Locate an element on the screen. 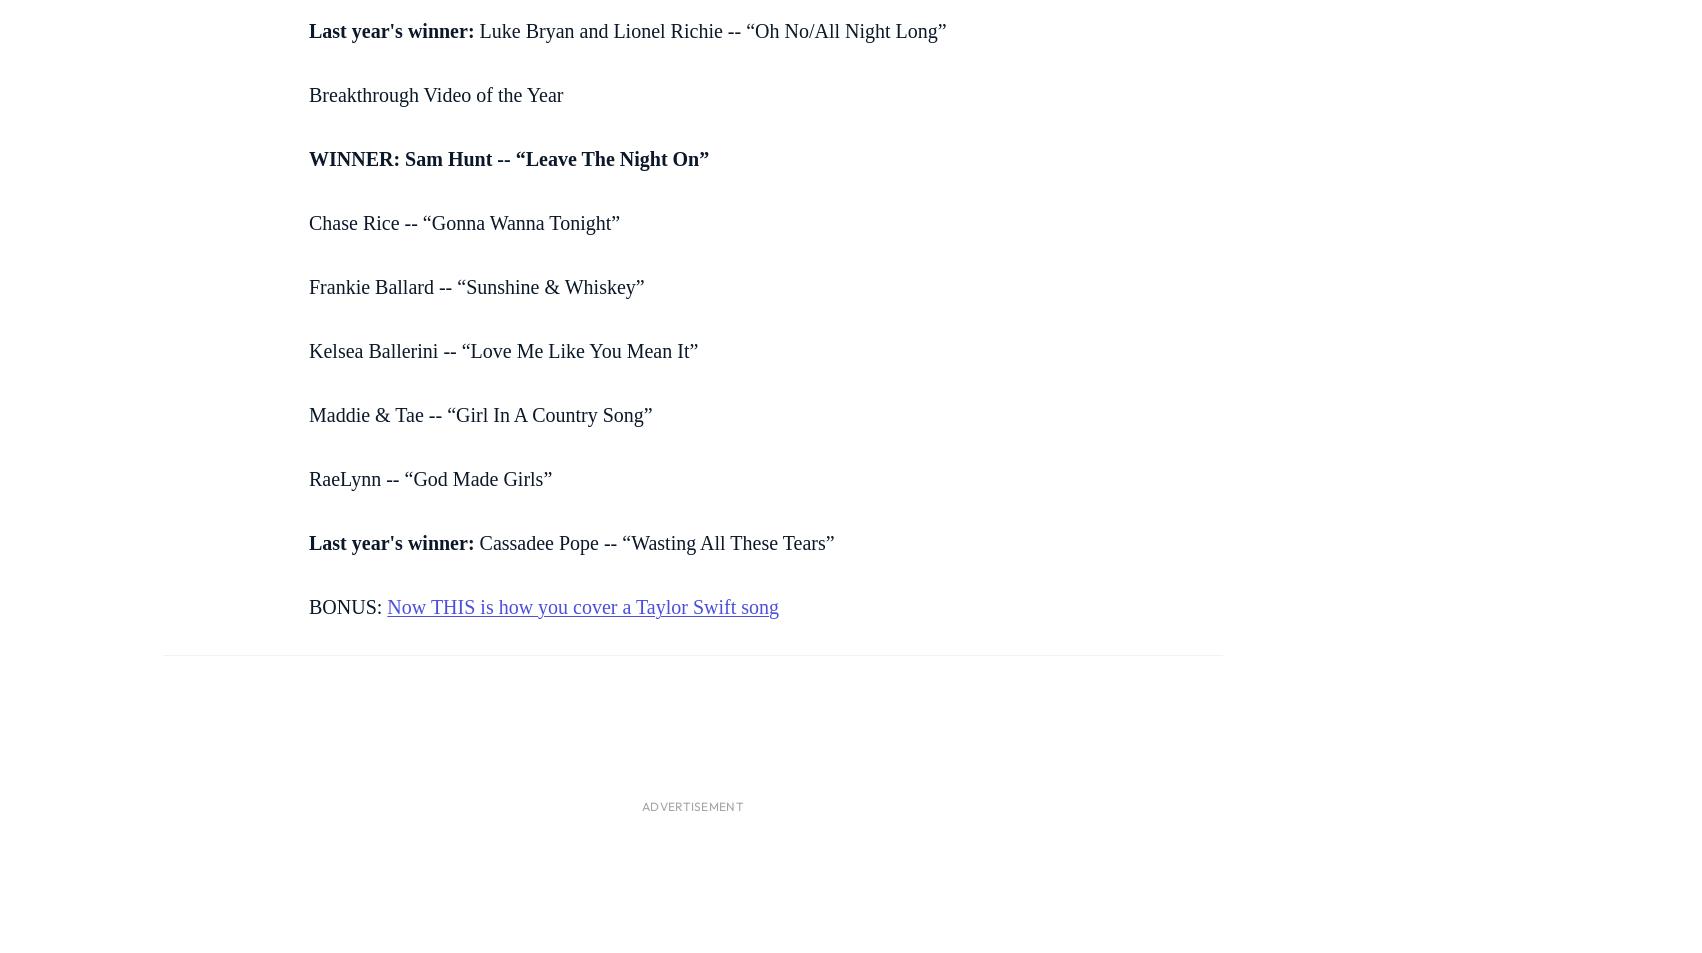 This screenshot has height=953, width=1702. 'Maddie & Tae -- “Girl In A Country Song”' is located at coordinates (309, 412).